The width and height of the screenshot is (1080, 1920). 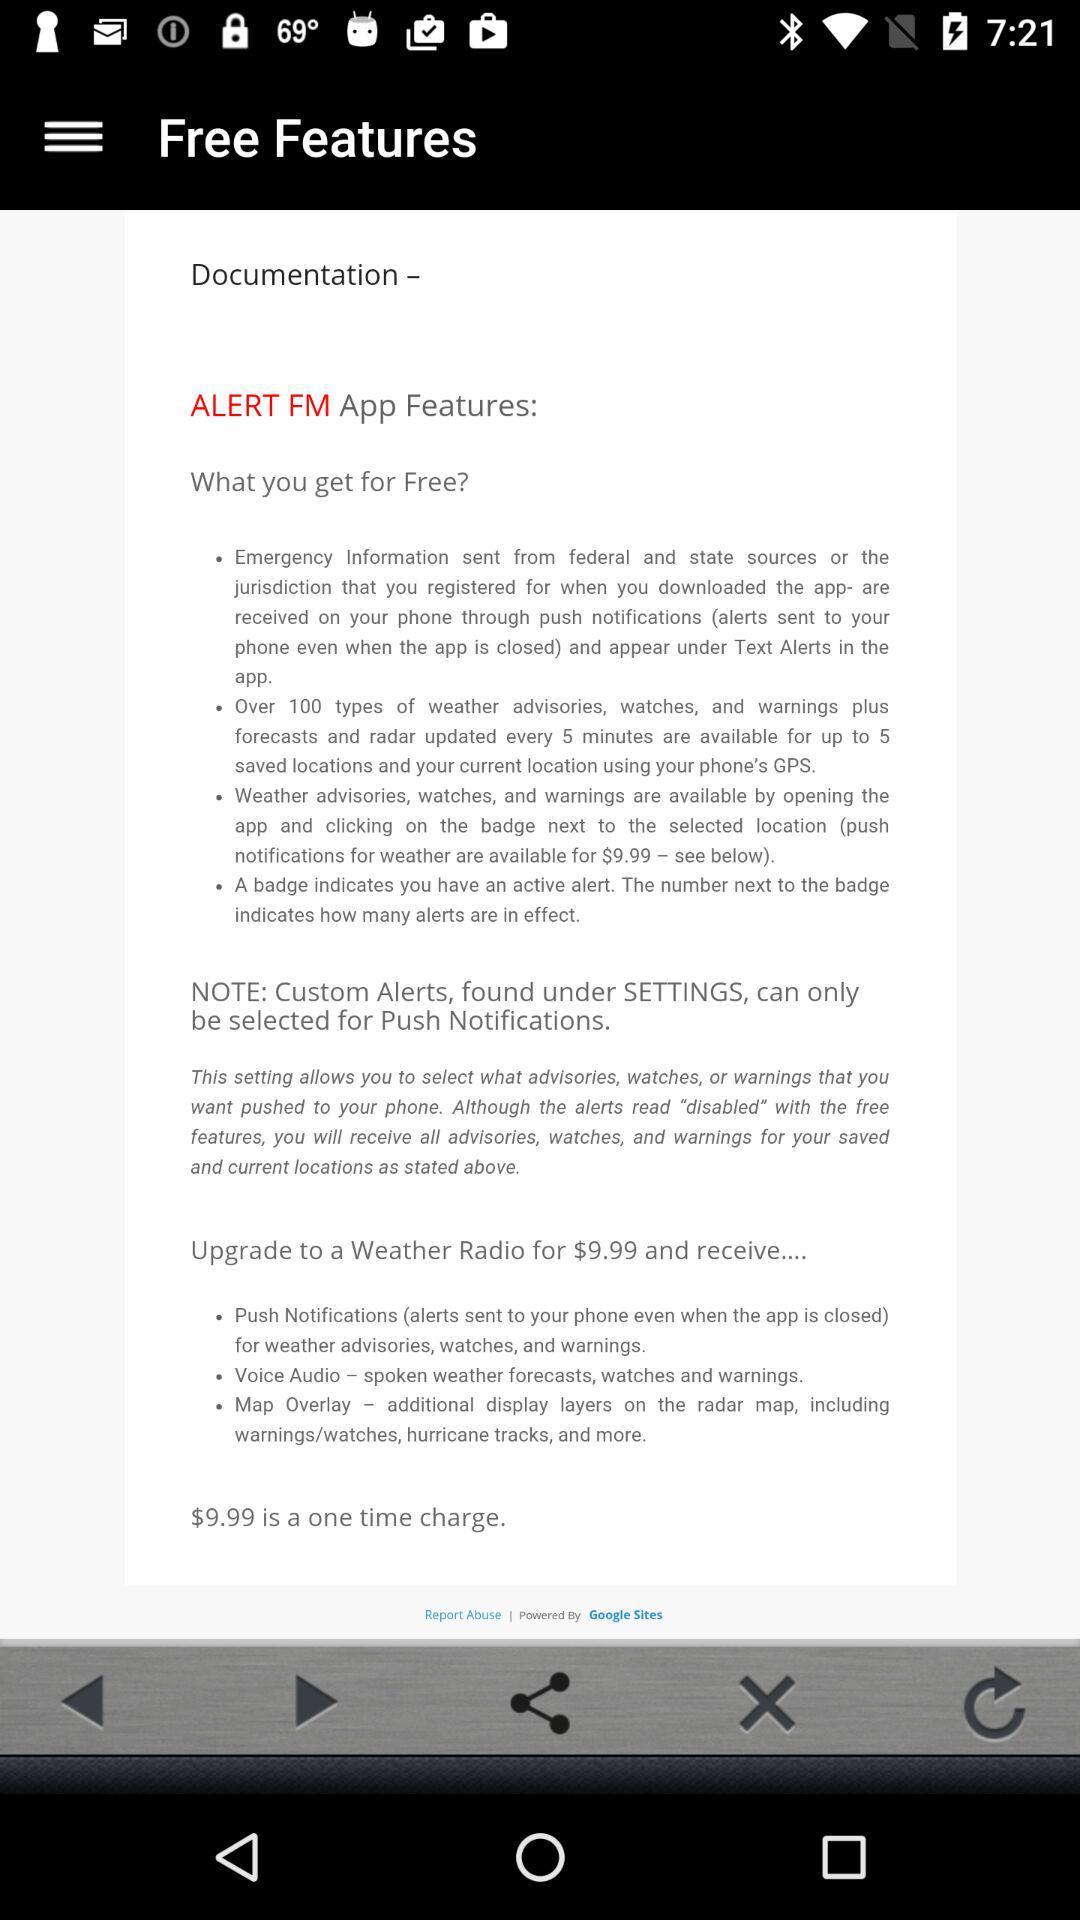 I want to click on refresh, so click(x=994, y=1702).